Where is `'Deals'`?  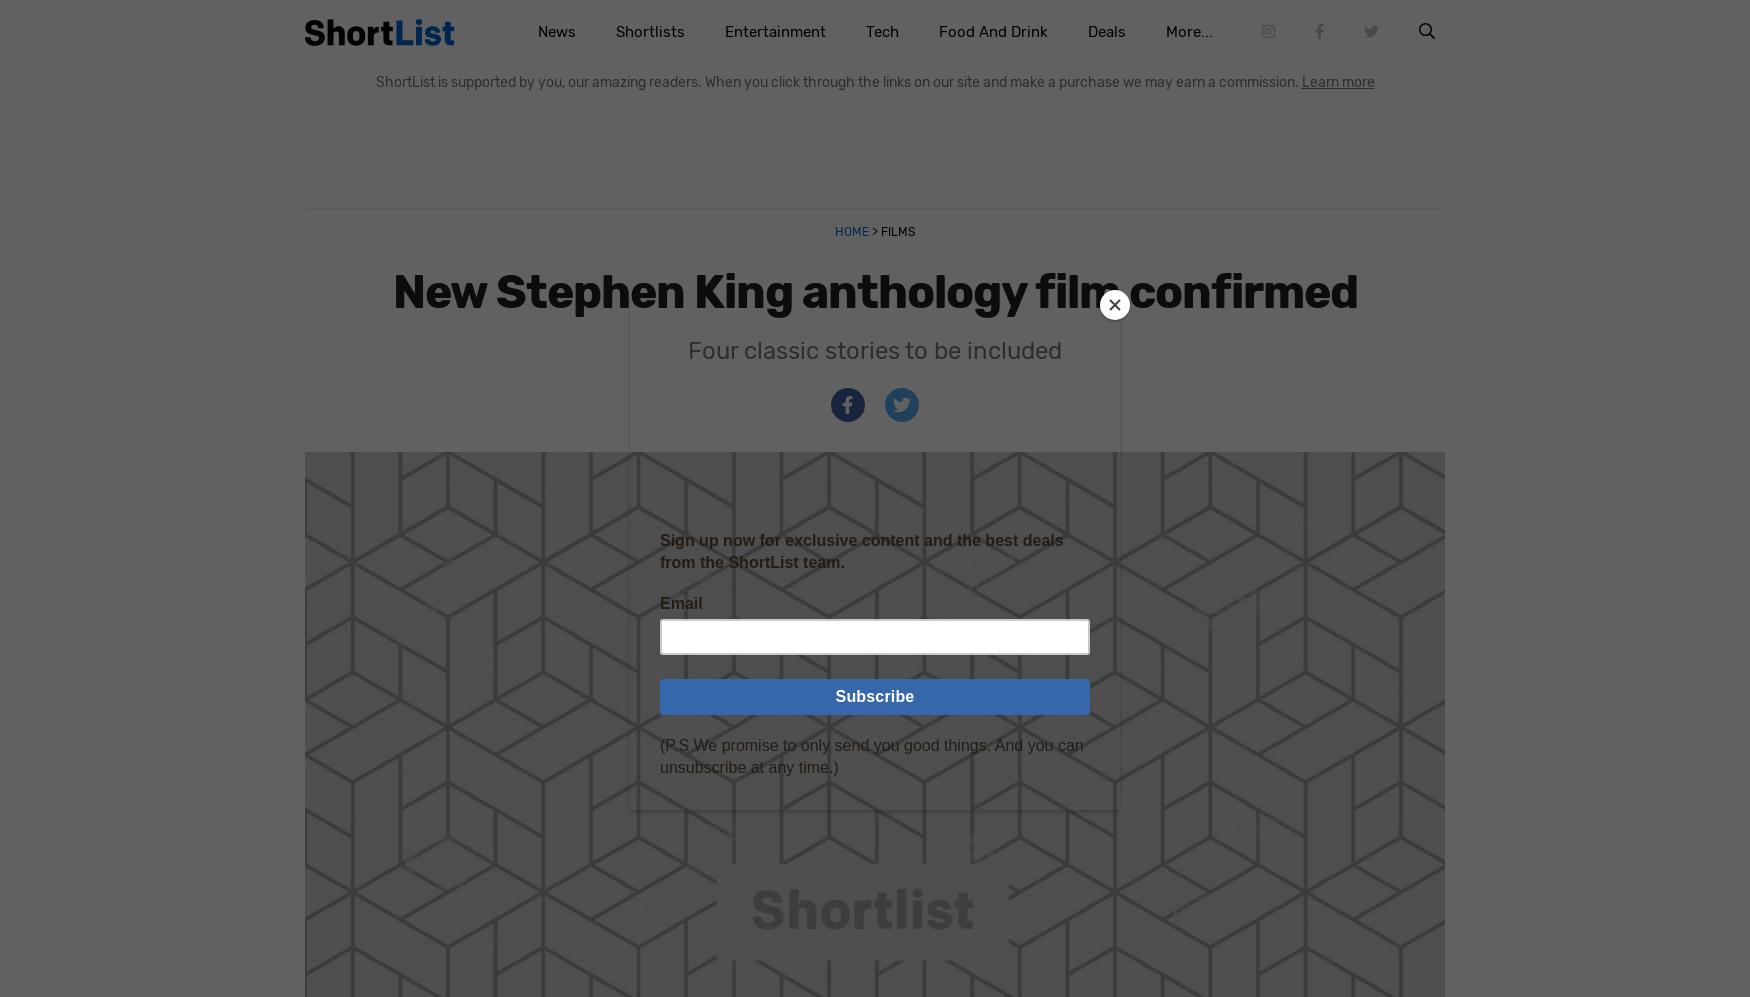 'Deals' is located at coordinates (1086, 32).